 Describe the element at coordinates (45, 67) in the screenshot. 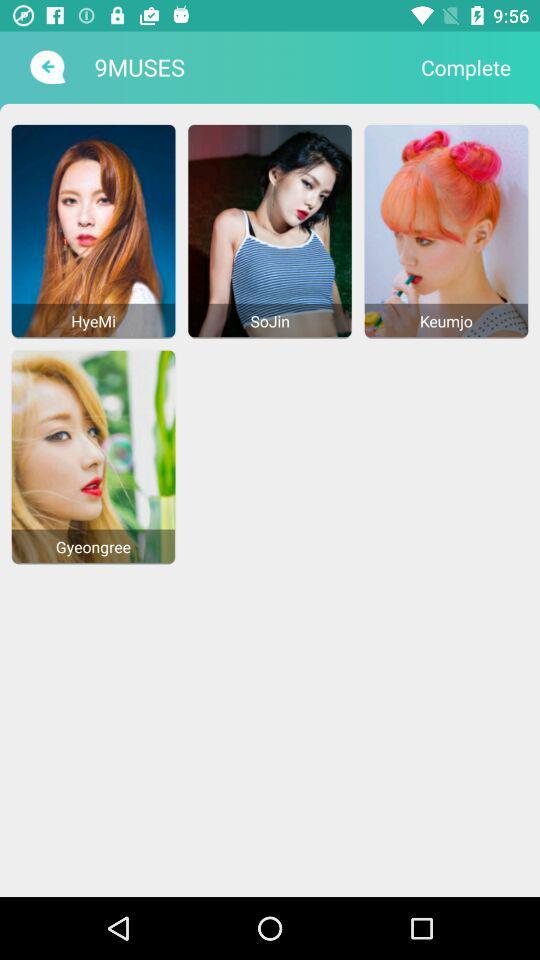

I see `item next to the 9muses` at that location.